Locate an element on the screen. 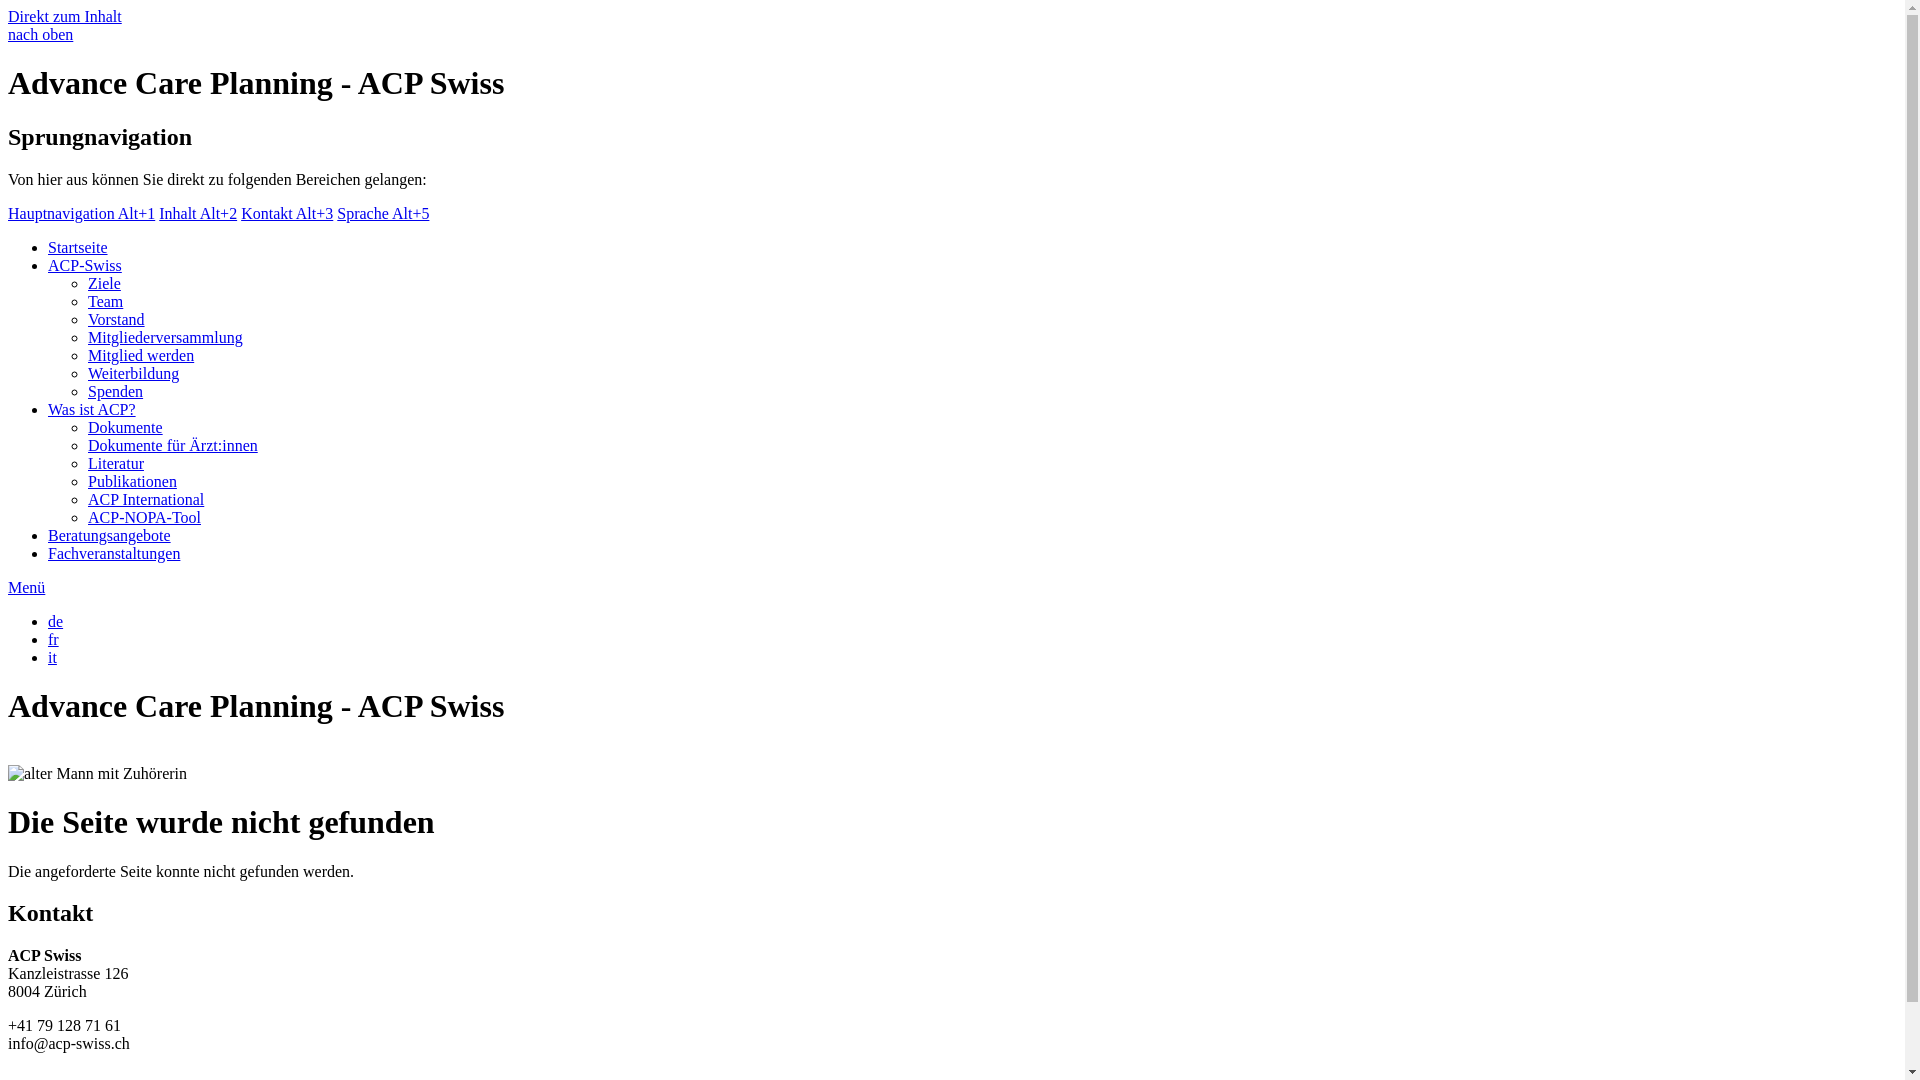 Image resolution: width=1920 pixels, height=1080 pixels. 'de' is located at coordinates (55, 620).